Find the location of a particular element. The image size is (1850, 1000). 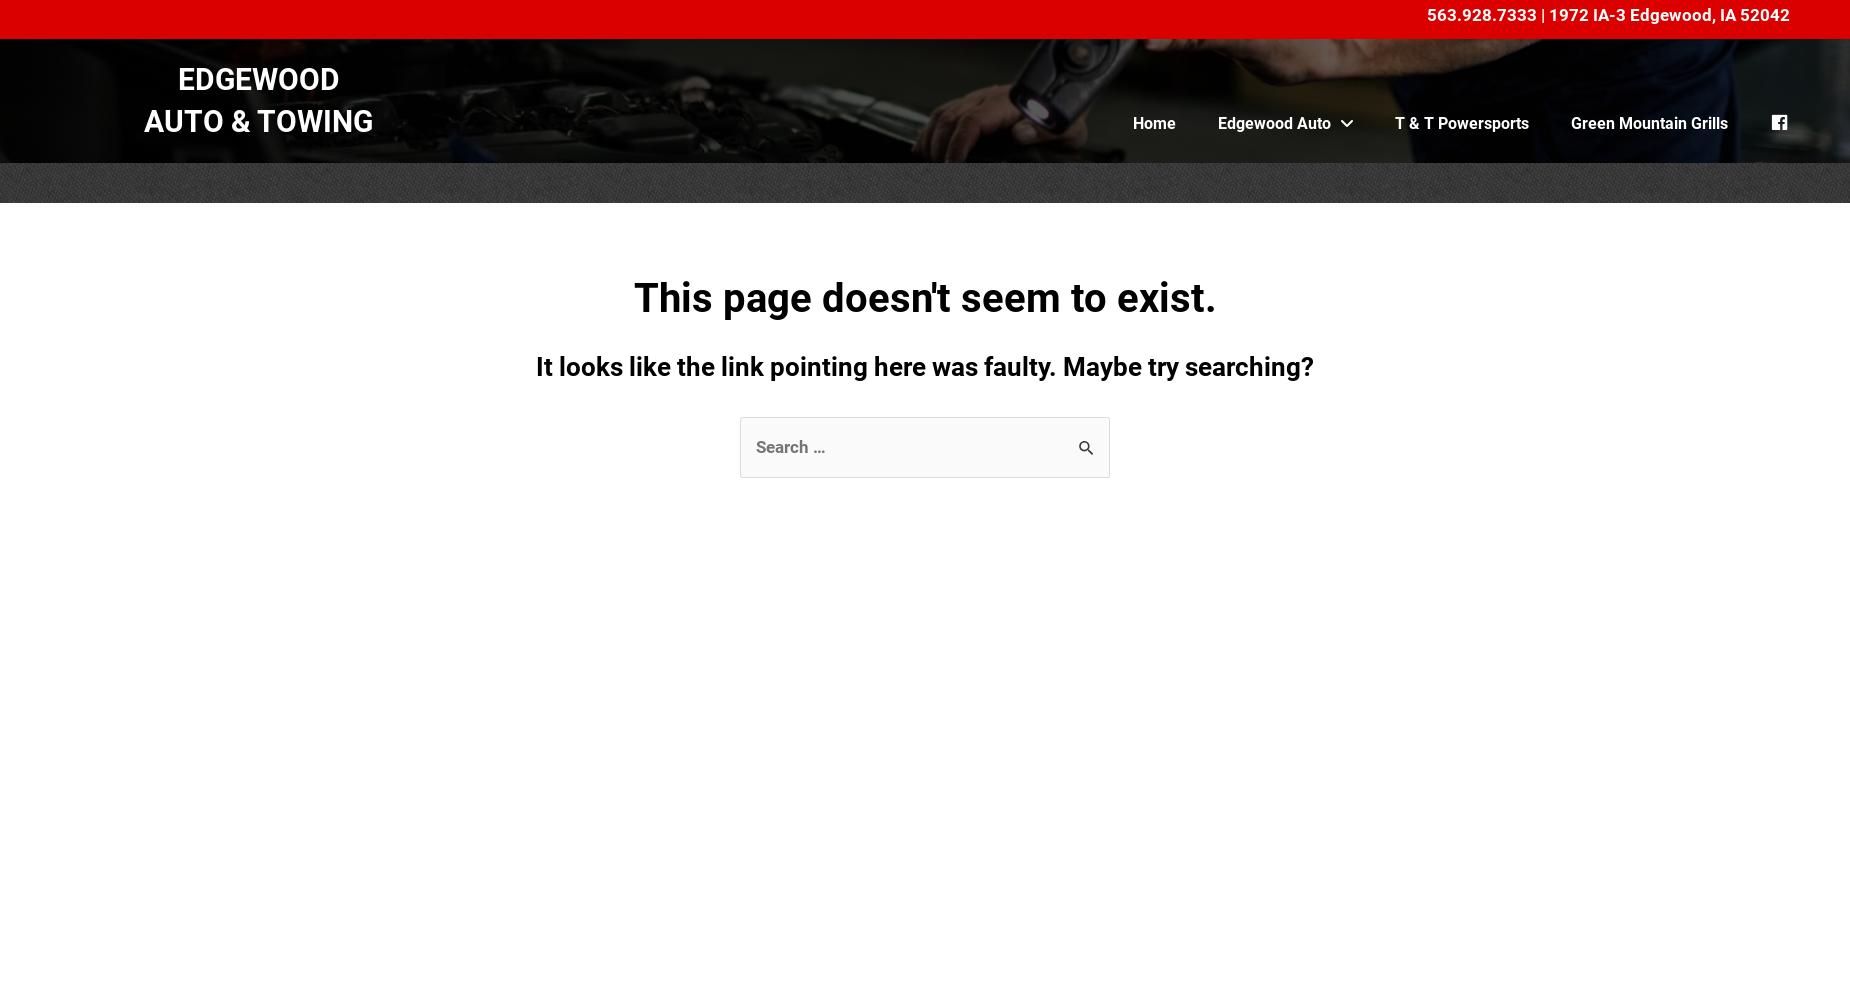

'| 1972 IA-3 Edgewood, IA 52042' is located at coordinates (1663, 15).